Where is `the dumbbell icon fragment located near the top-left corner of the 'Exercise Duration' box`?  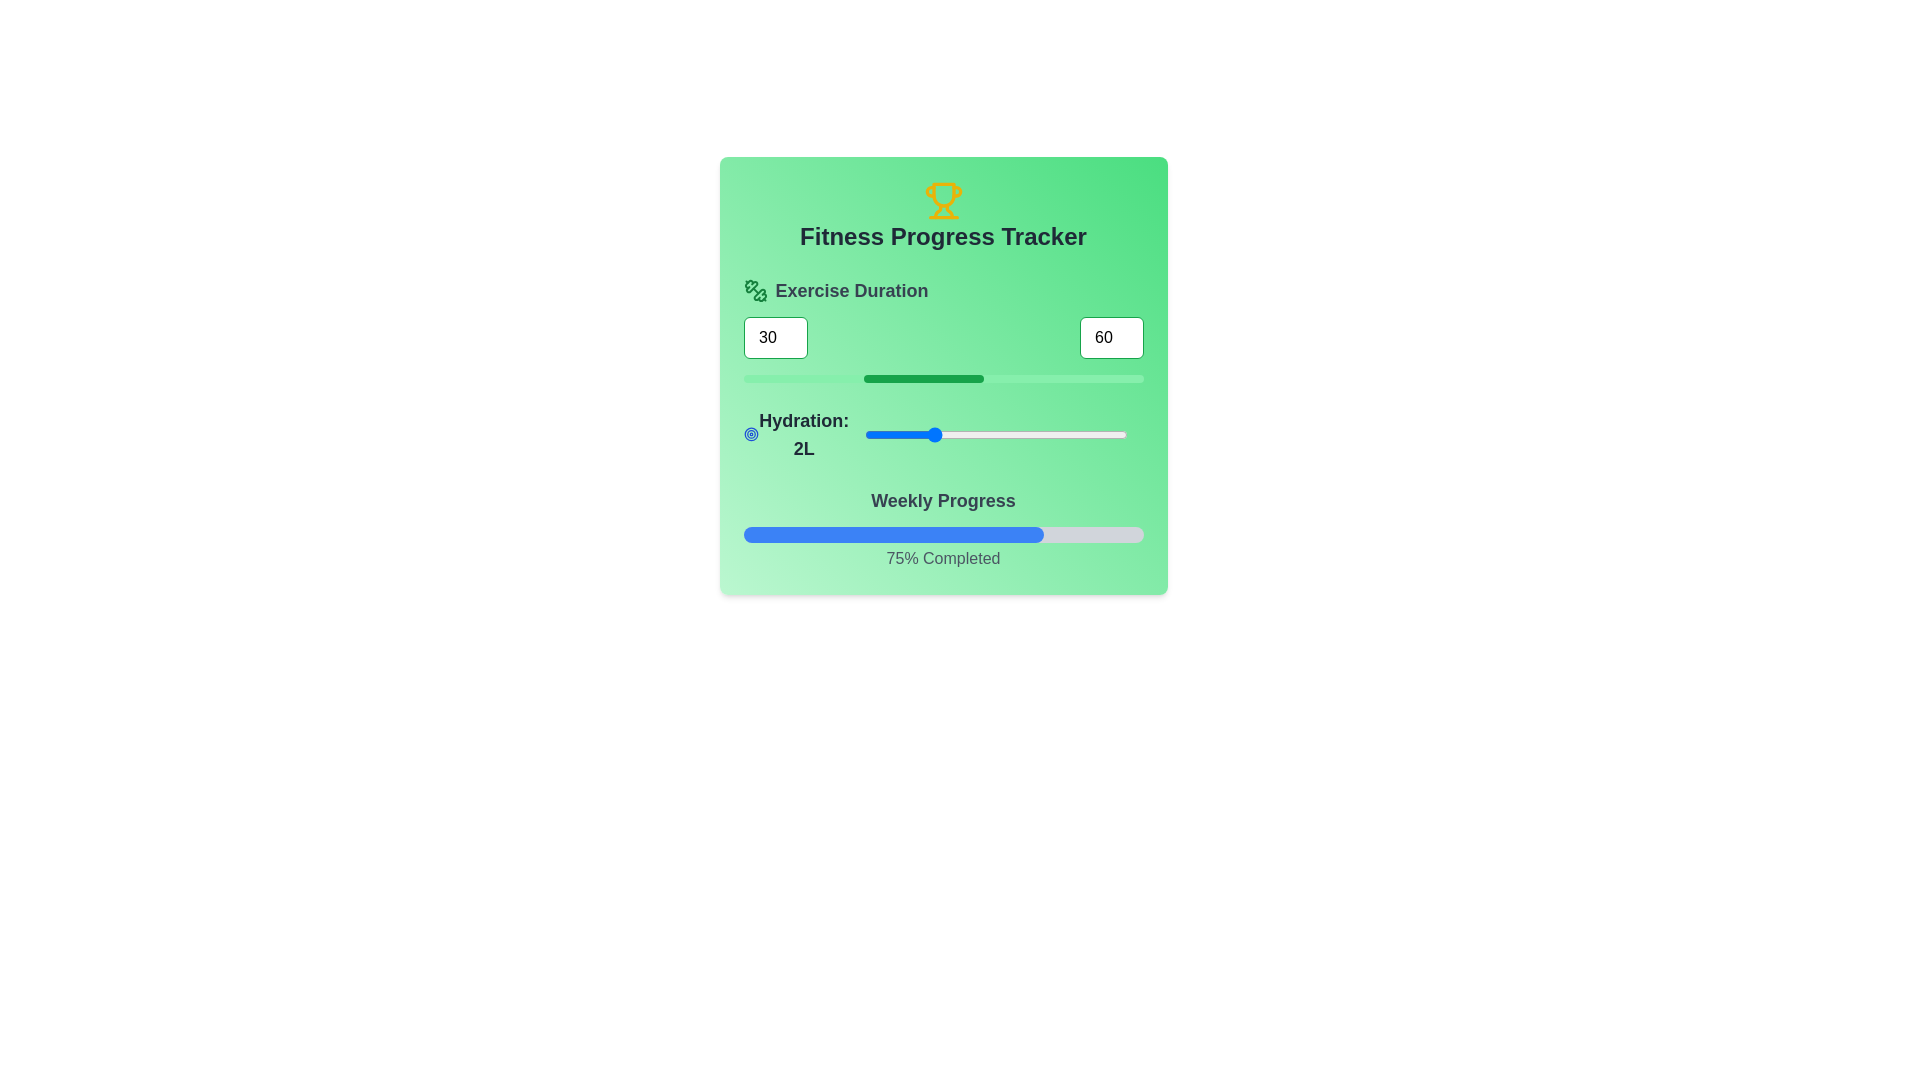
the dumbbell icon fragment located near the top-left corner of the 'Exercise Duration' box is located at coordinates (758, 295).